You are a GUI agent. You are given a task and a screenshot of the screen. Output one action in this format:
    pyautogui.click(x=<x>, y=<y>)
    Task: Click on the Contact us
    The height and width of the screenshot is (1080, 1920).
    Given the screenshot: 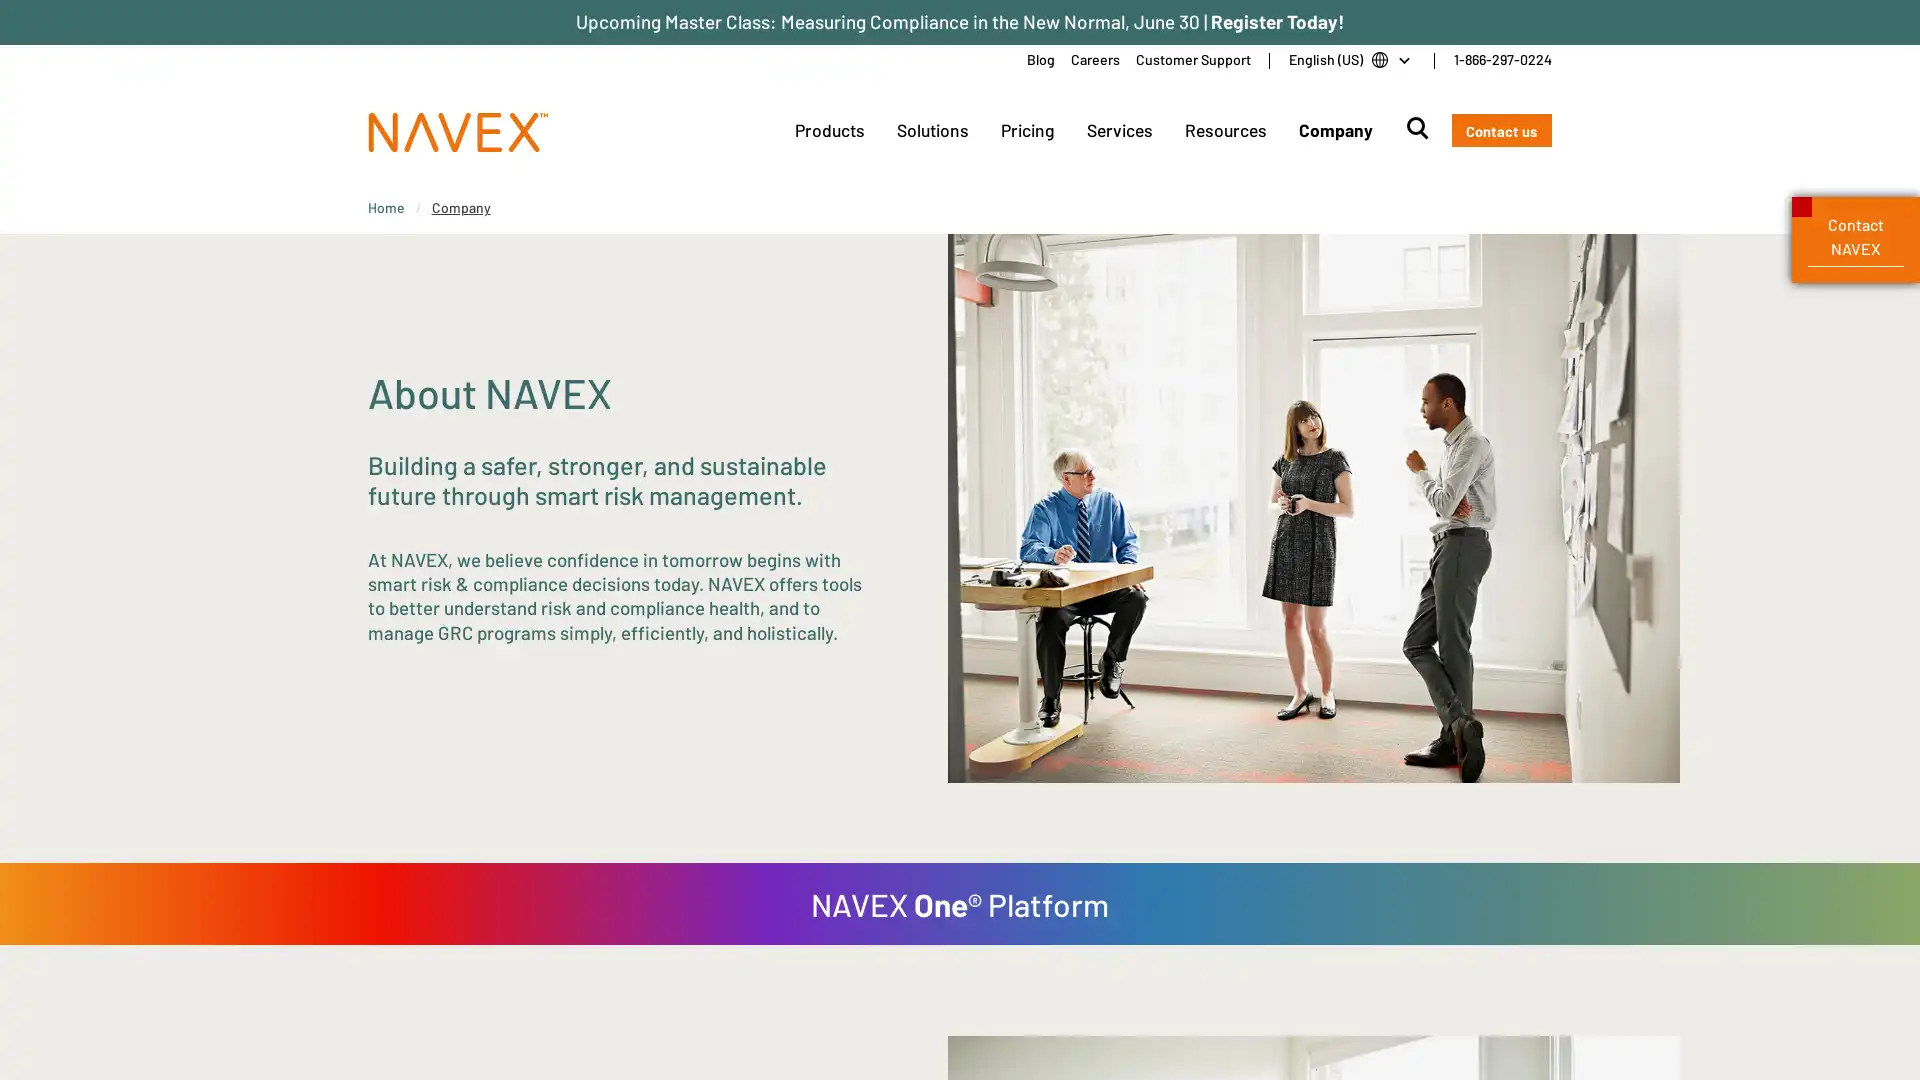 What is the action you would take?
    pyautogui.click(x=1501, y=130)
    